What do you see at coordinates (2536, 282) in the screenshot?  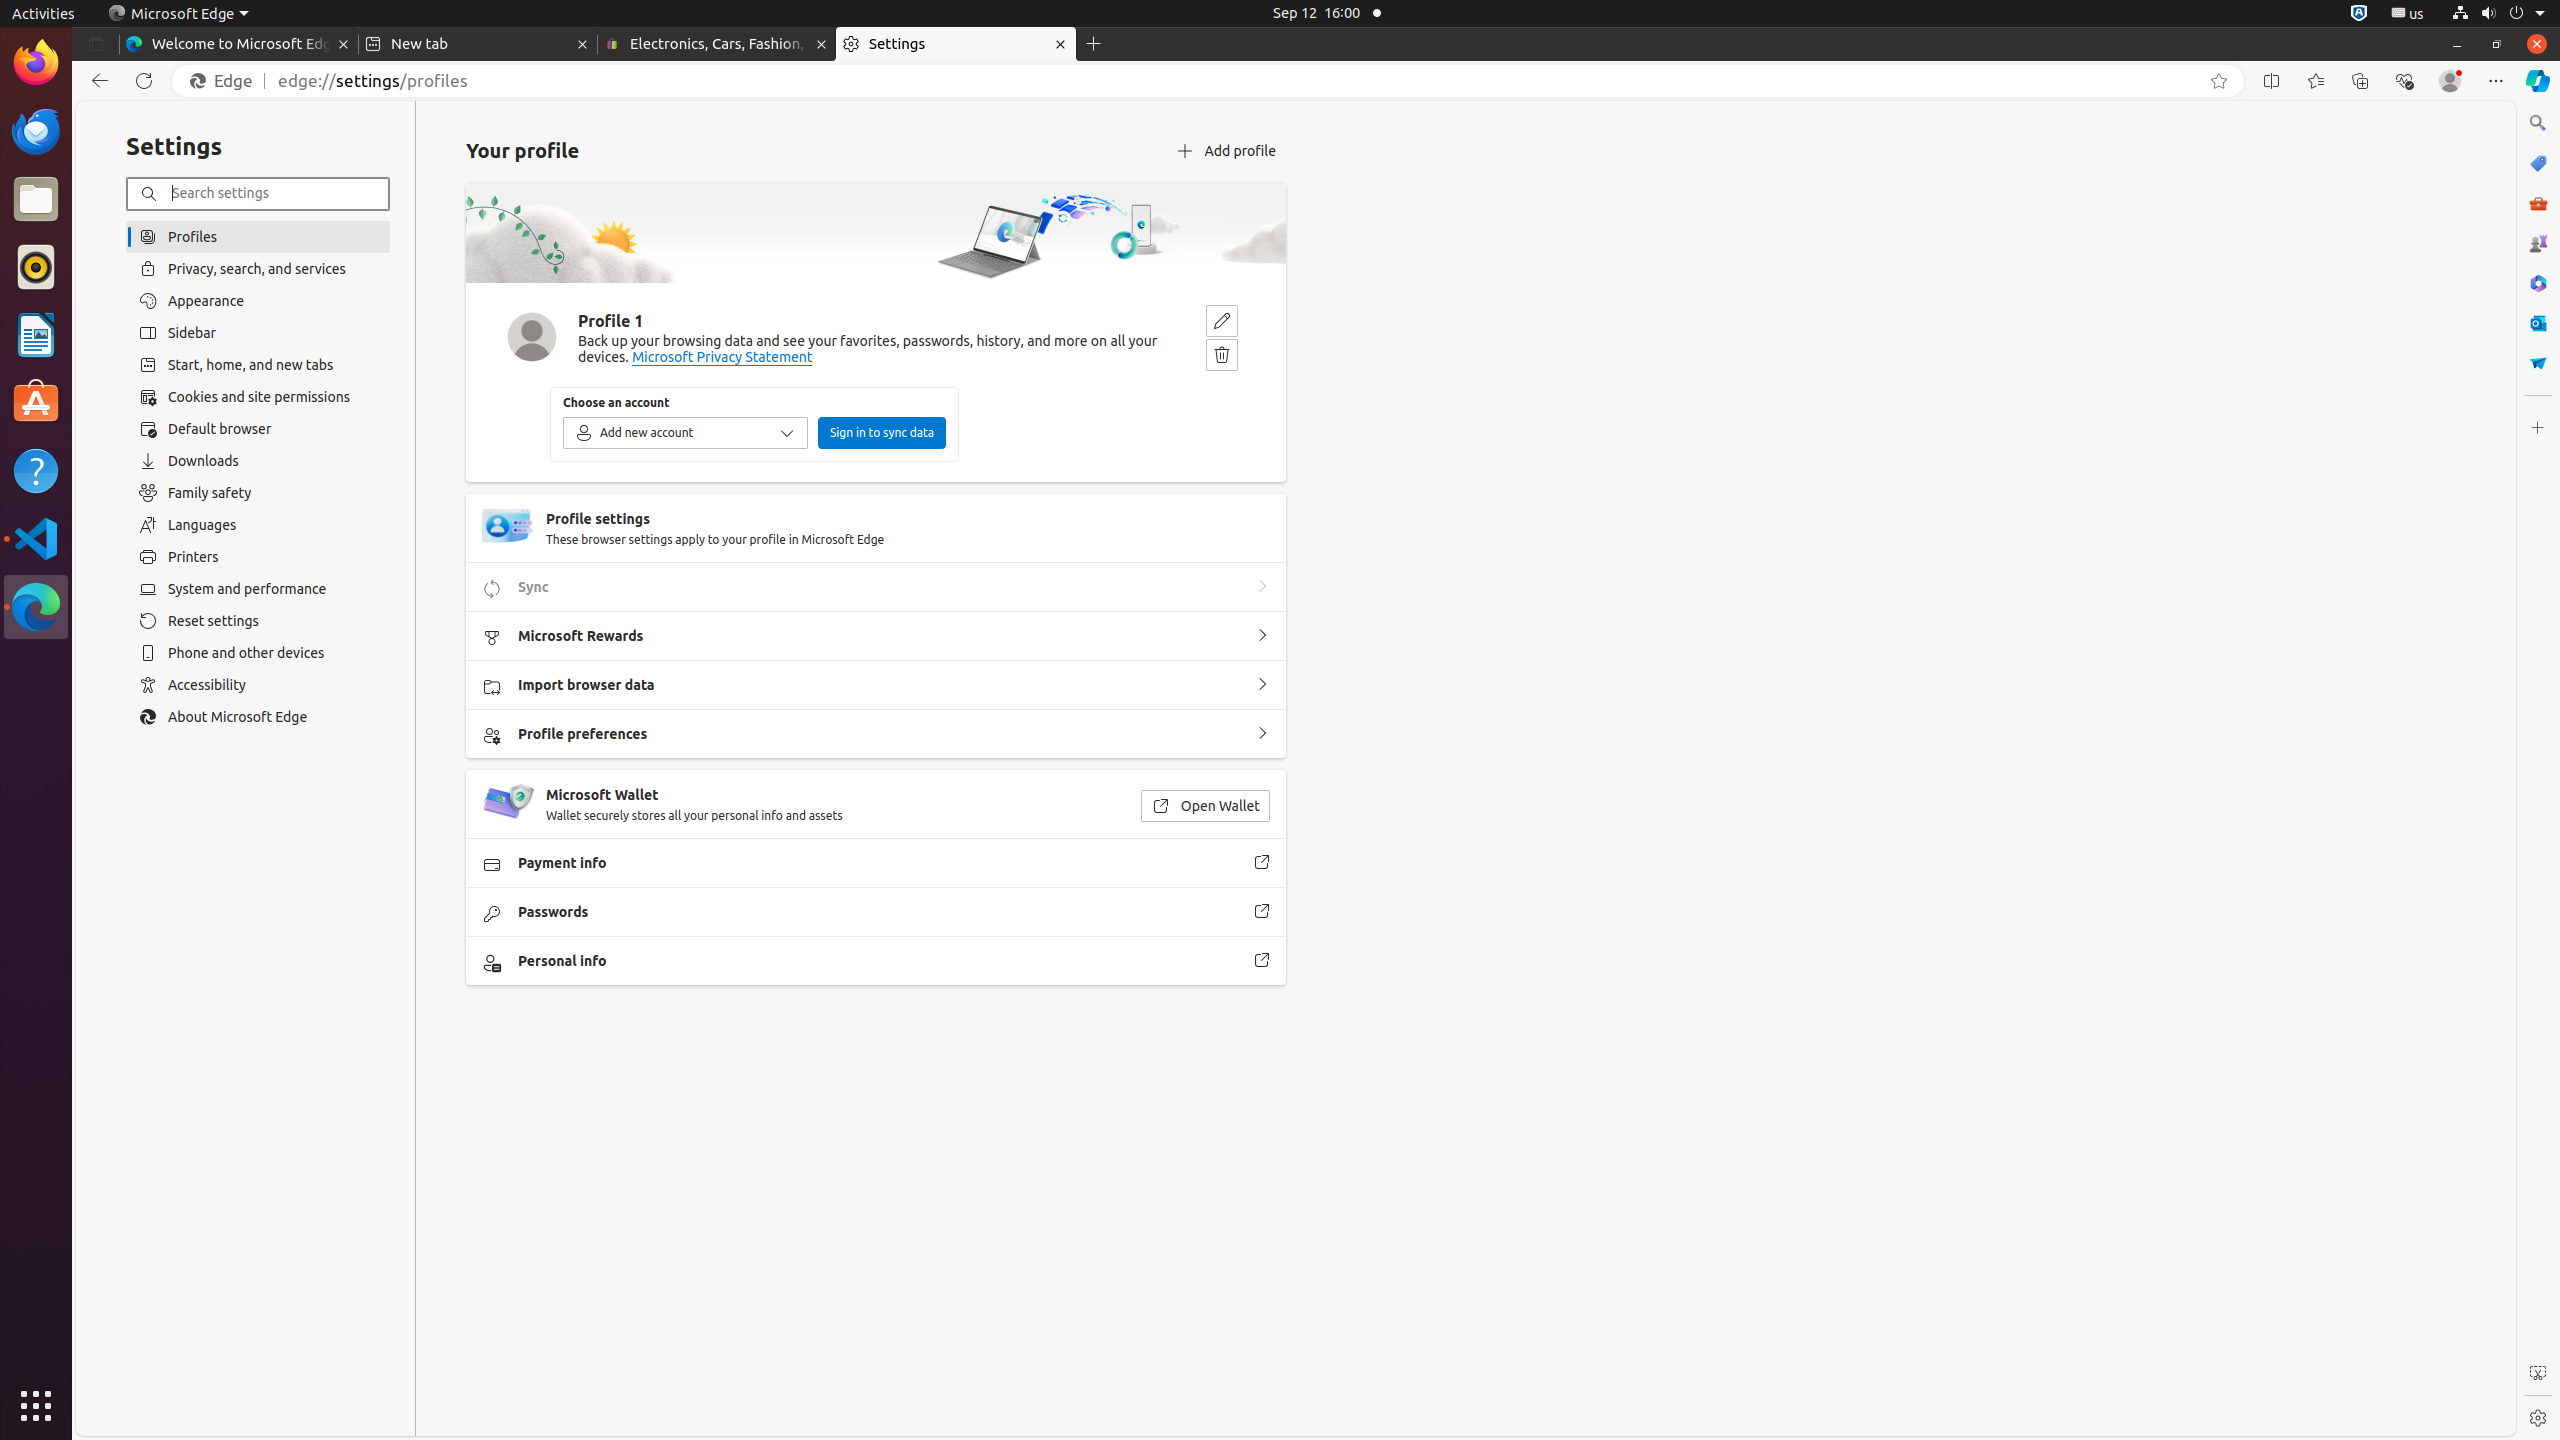 I see `'Microsoft 365'` at bounding box center [2536, 282].